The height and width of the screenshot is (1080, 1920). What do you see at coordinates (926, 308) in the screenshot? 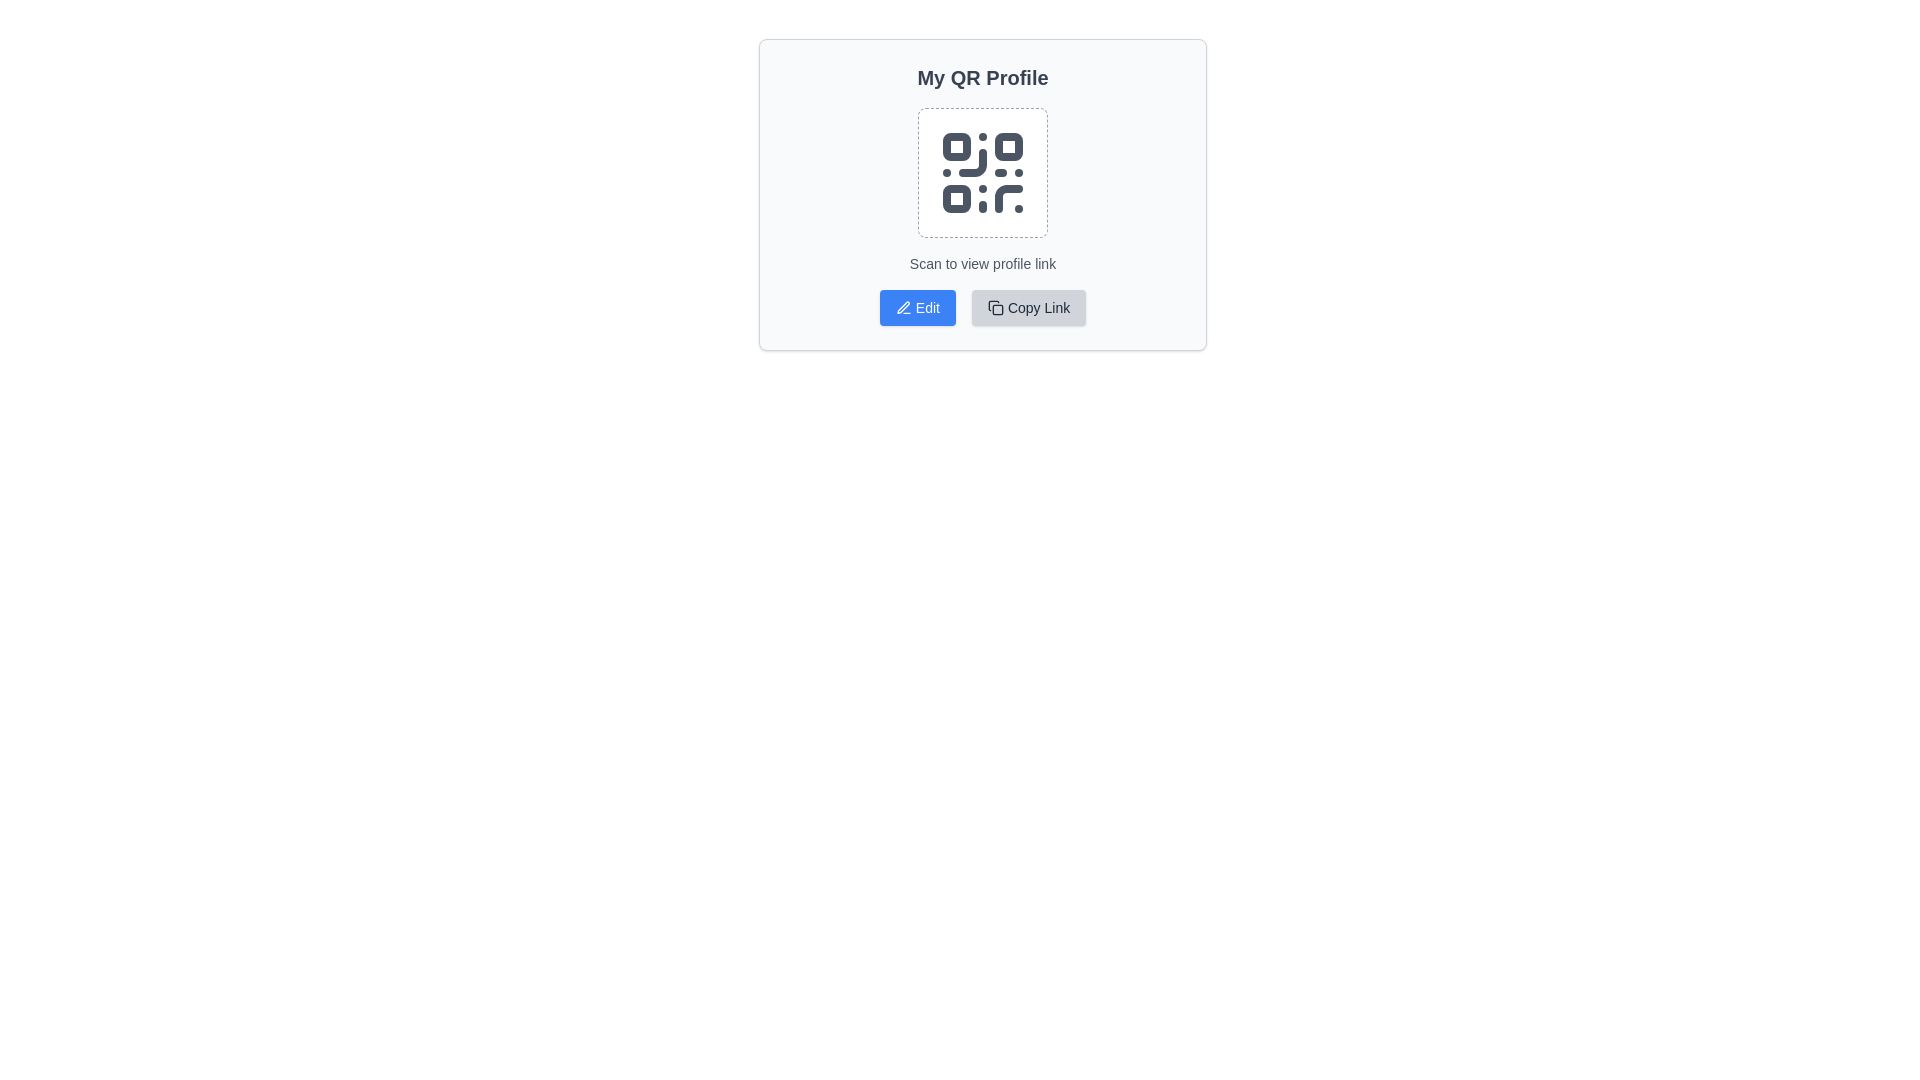
I see `text label 'Edit' which is styled in a small white font over a blue background and is located within a button-like UI component` at bounding box center [926, 308].